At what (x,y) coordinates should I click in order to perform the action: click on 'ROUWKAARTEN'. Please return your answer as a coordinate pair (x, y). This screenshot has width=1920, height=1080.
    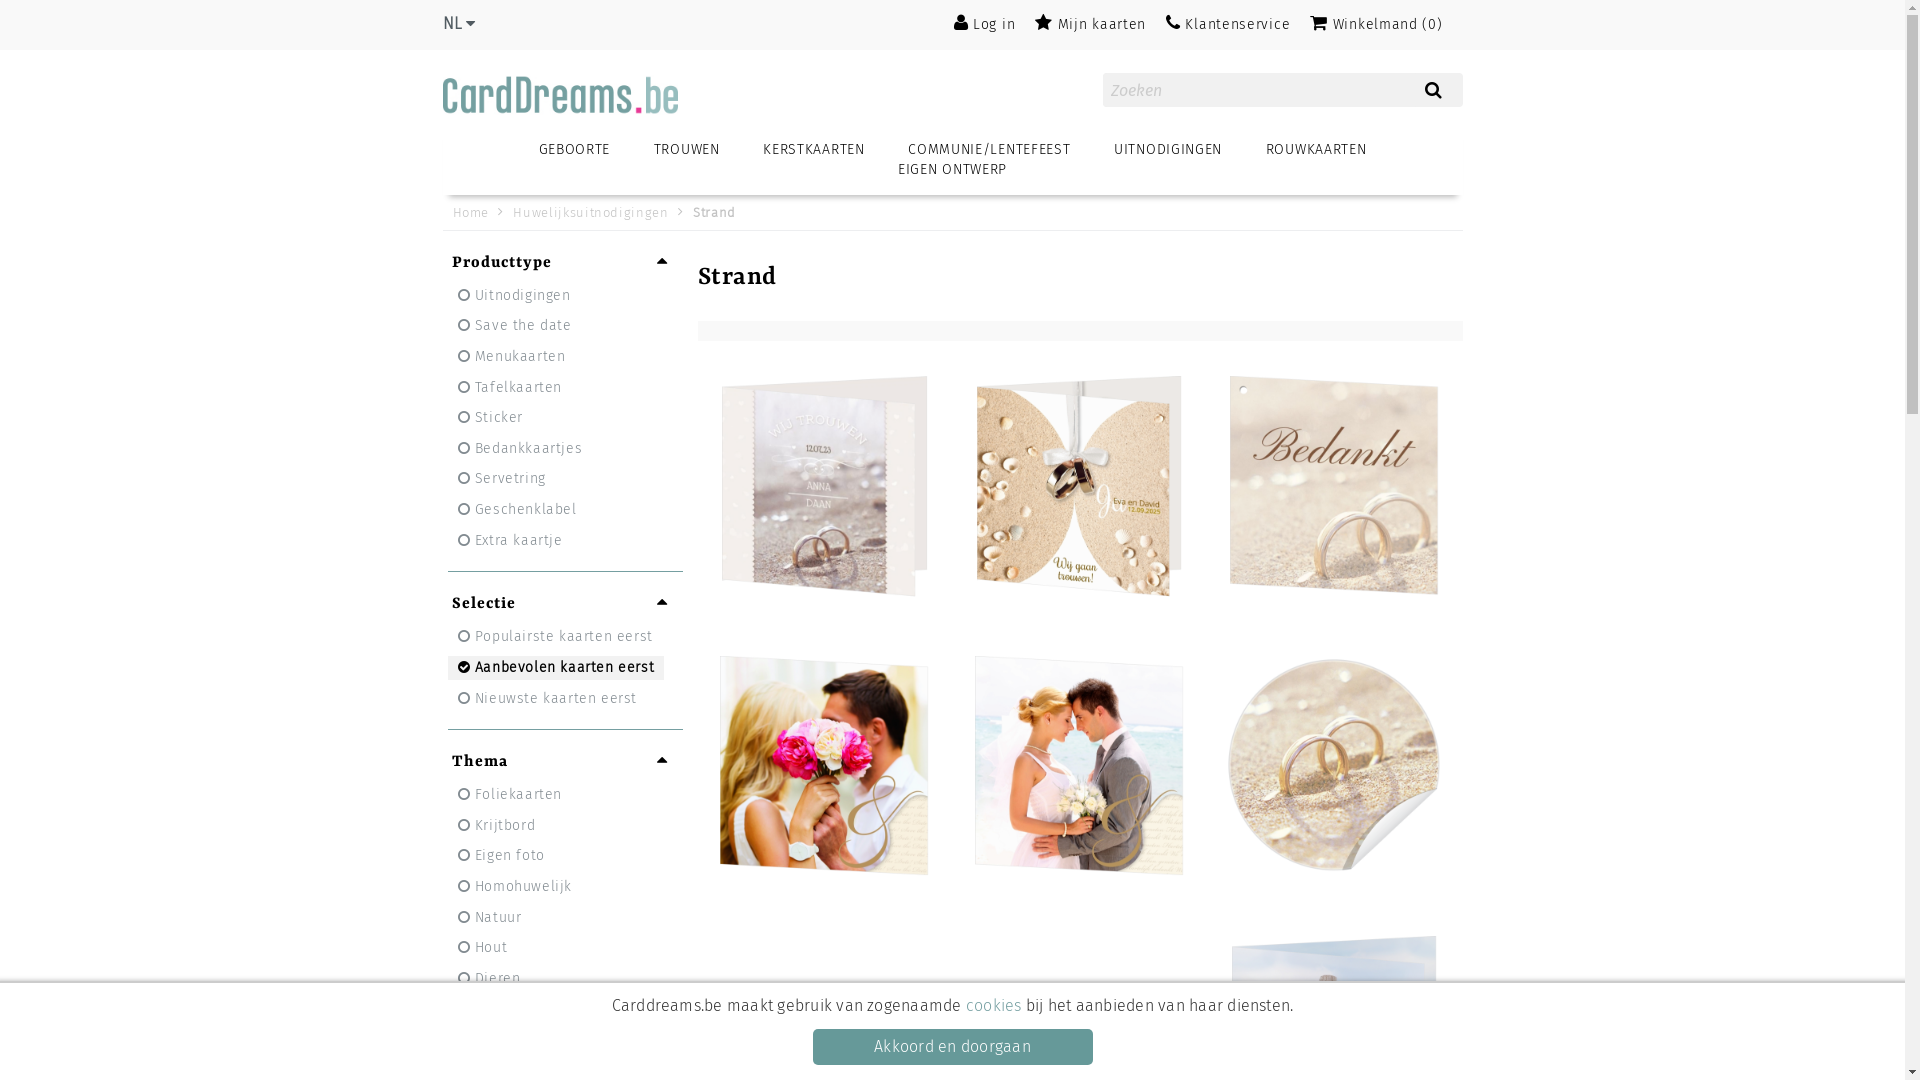
    Looking at the image, I should click on (1316, 149).